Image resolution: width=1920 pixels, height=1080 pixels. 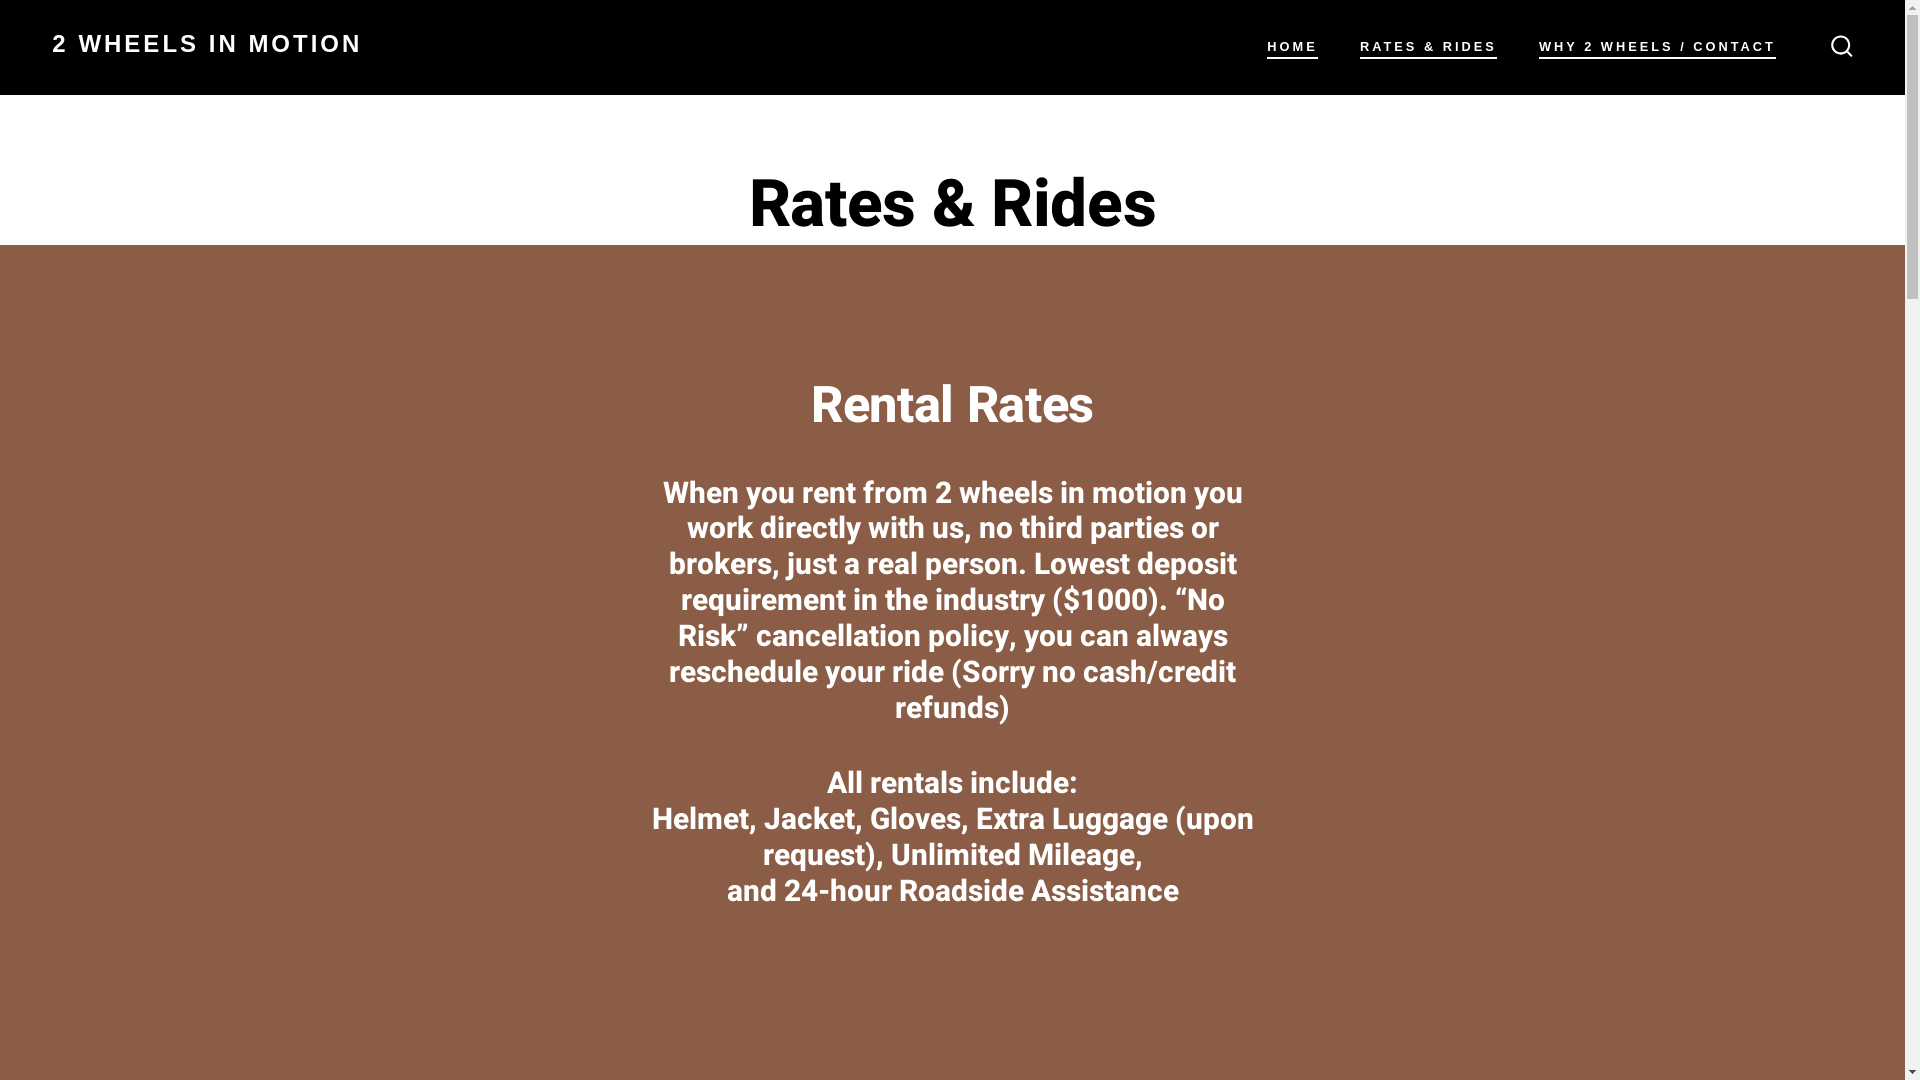 I want to click on '2 WHEELS IN MOTION', so click(x=206, y=46).